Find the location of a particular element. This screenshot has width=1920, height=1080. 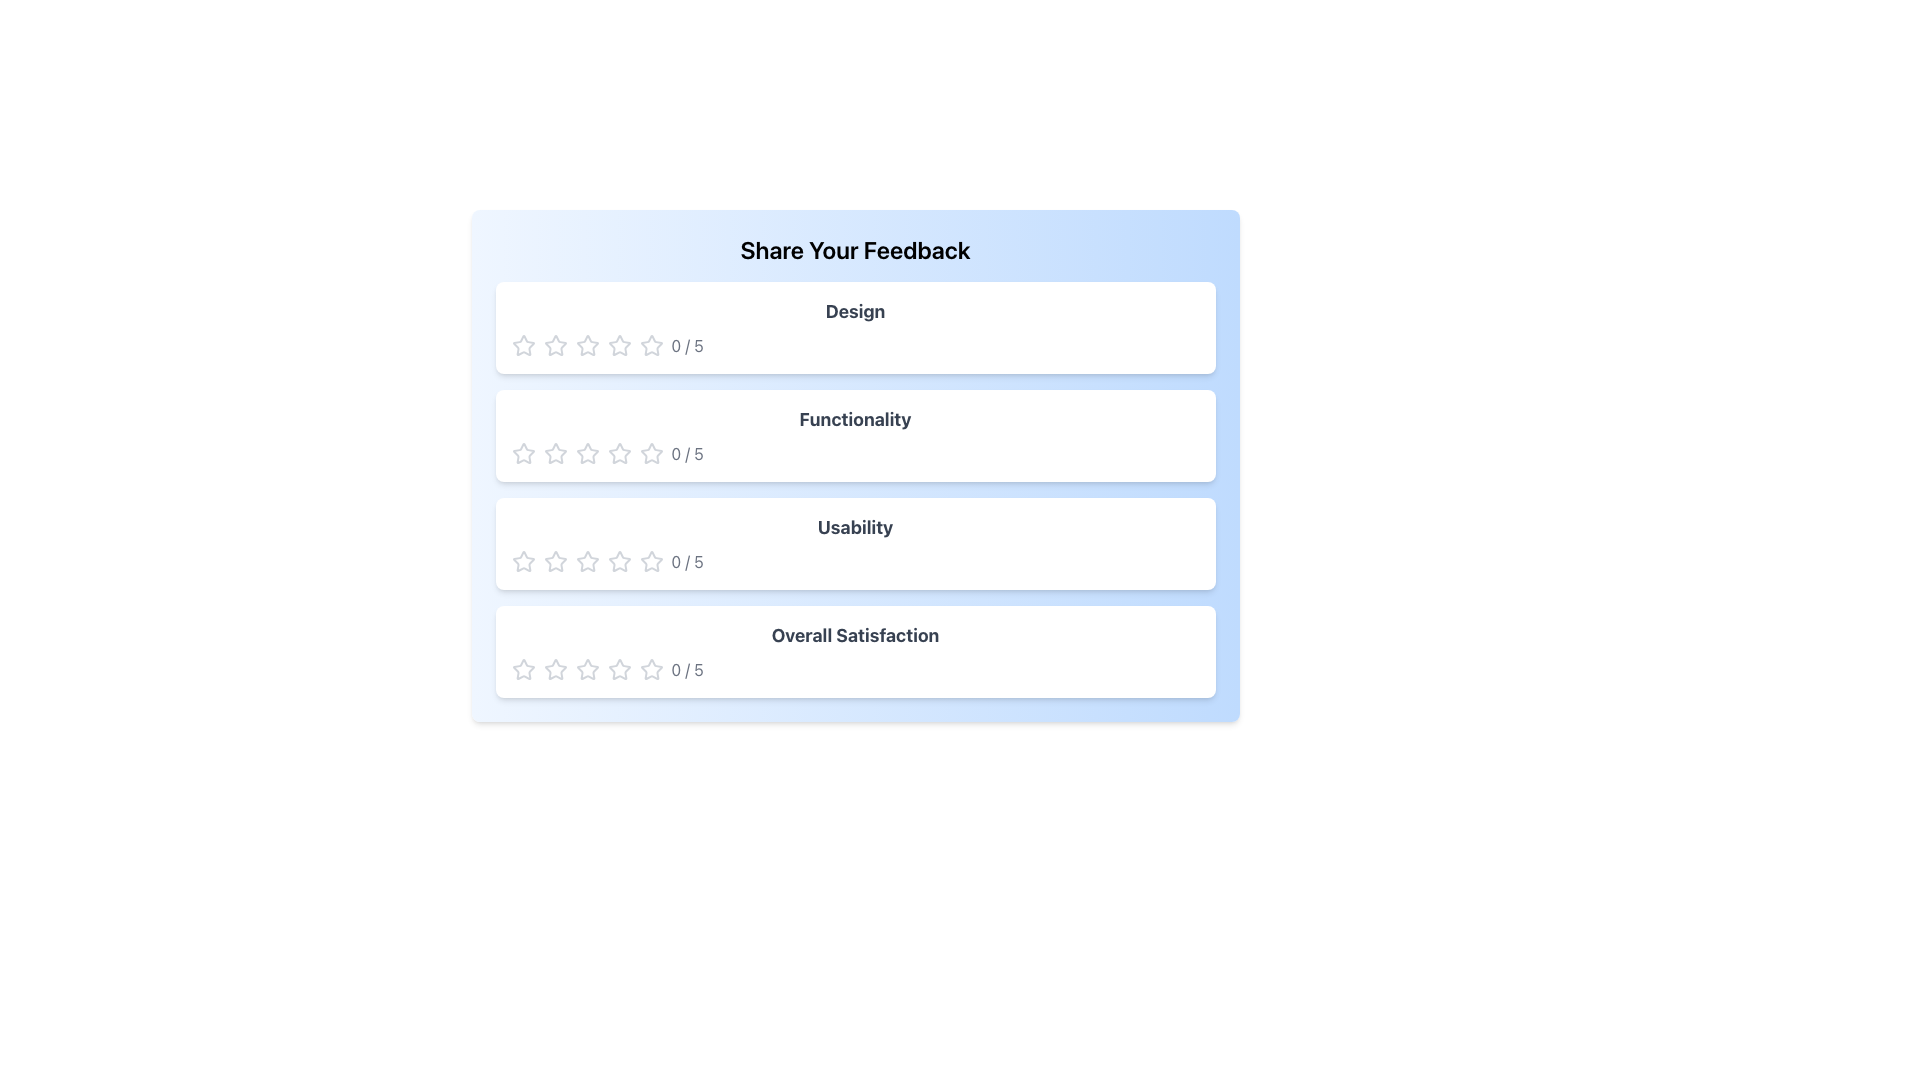

the first rating star icon located next to the 'Usability' feedback section, which is the first star in the 5-star rating system is located at coordinates (651, 561).